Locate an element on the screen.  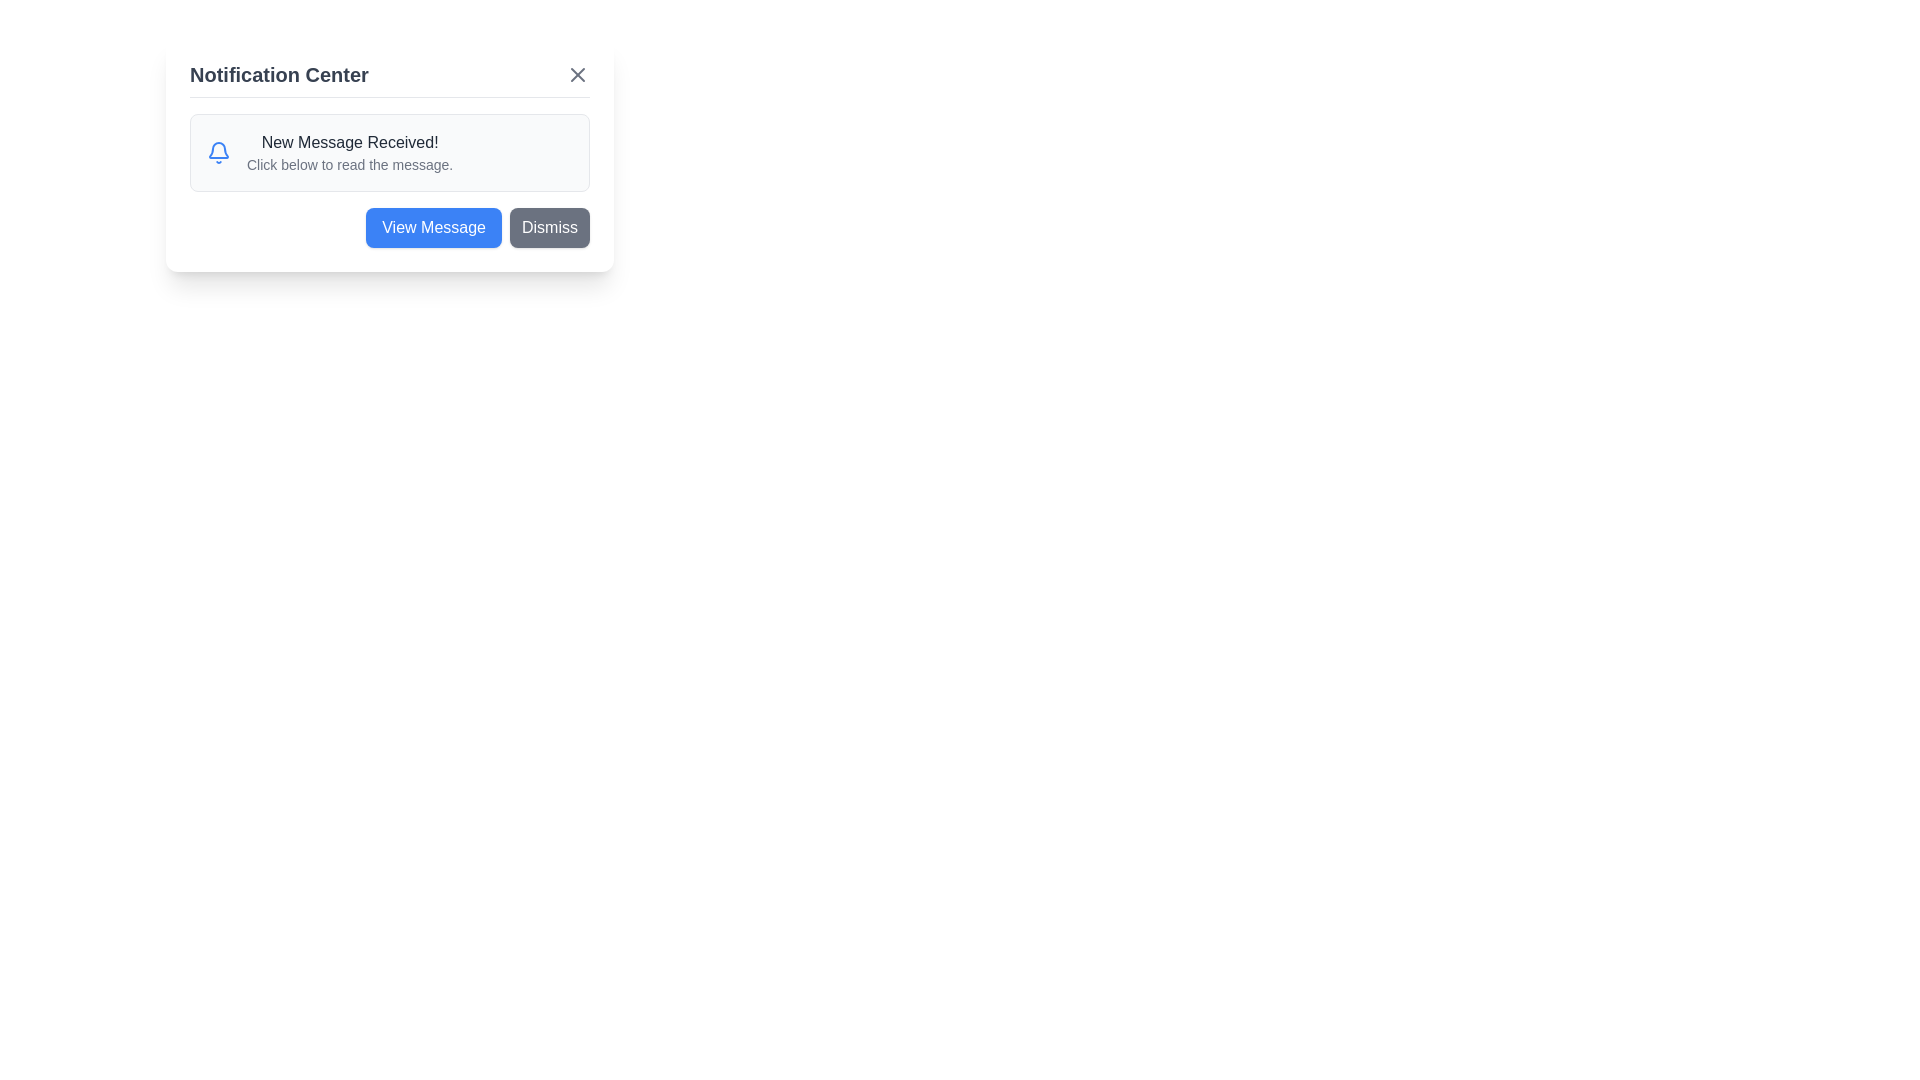
the bright blue button labeled 'View Message' is located at coordinates (433, 226).